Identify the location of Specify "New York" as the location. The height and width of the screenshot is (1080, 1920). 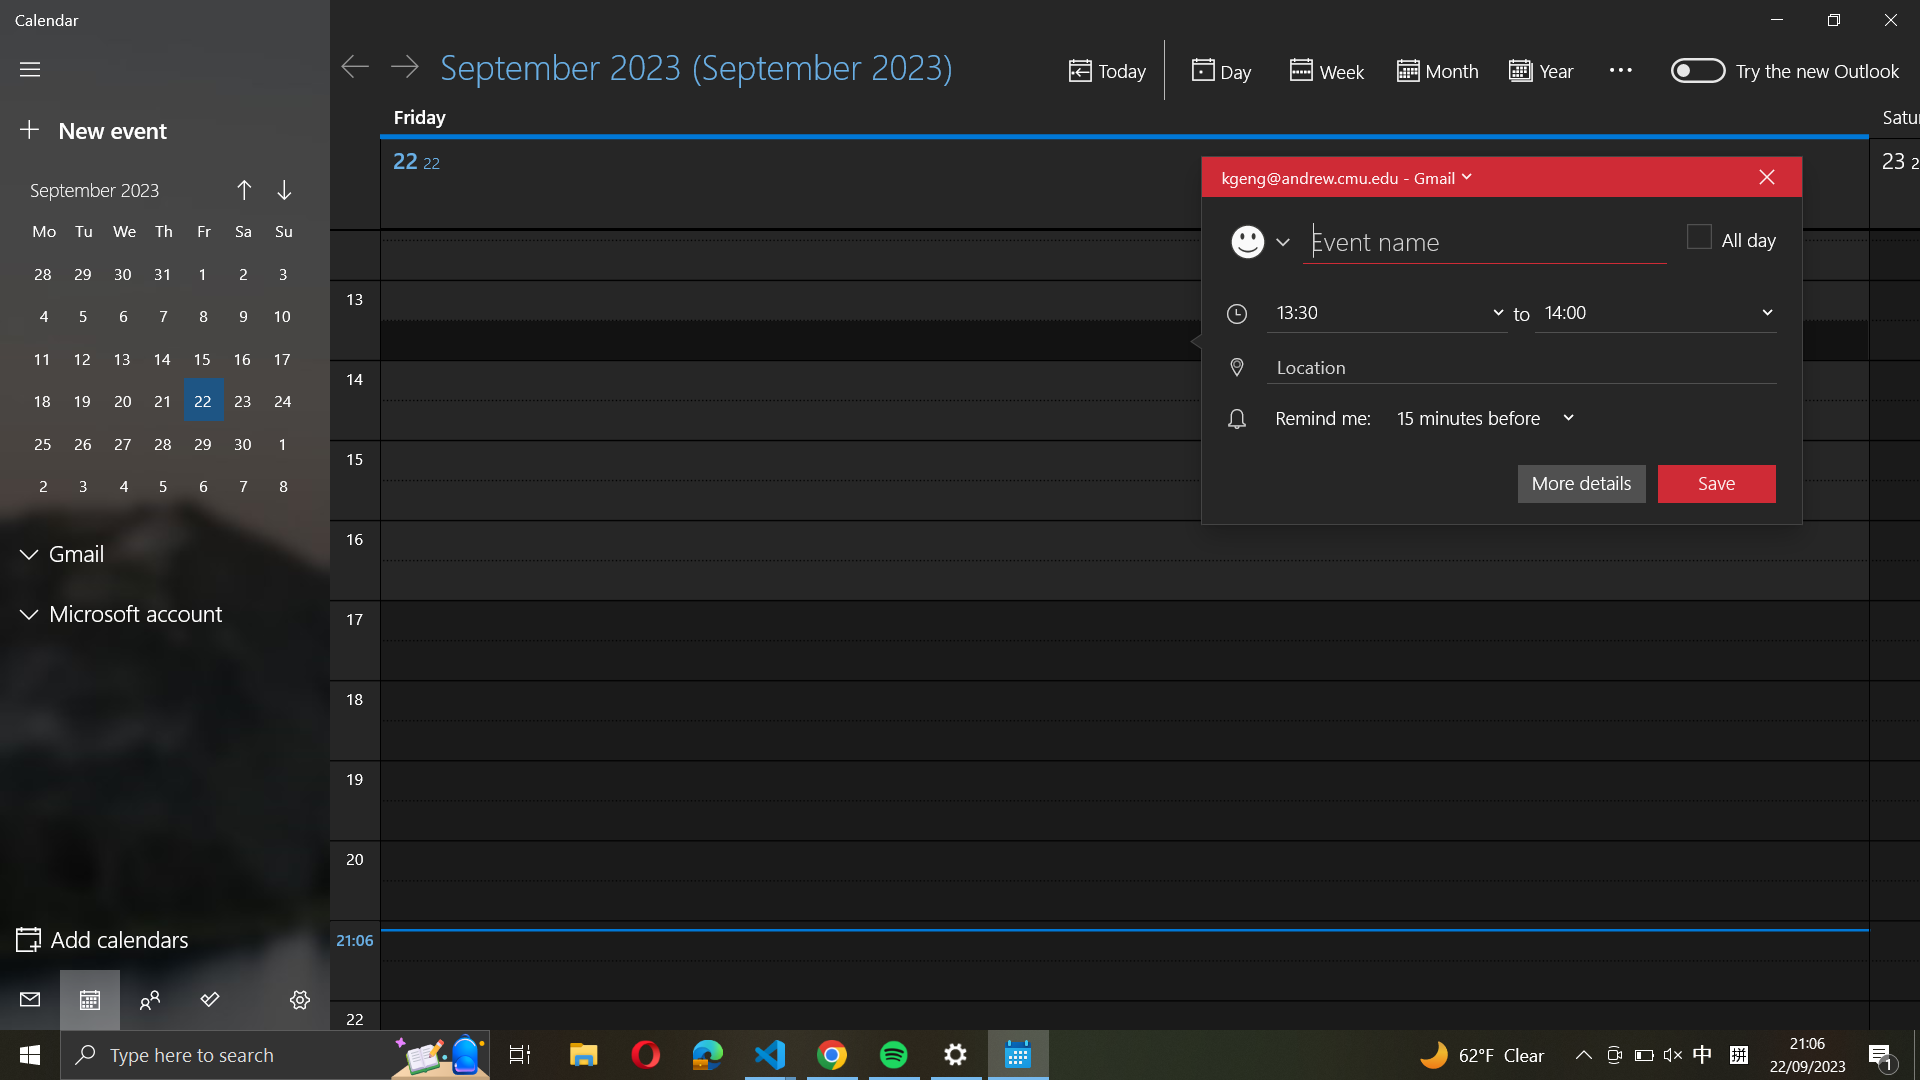
(1517, 366).